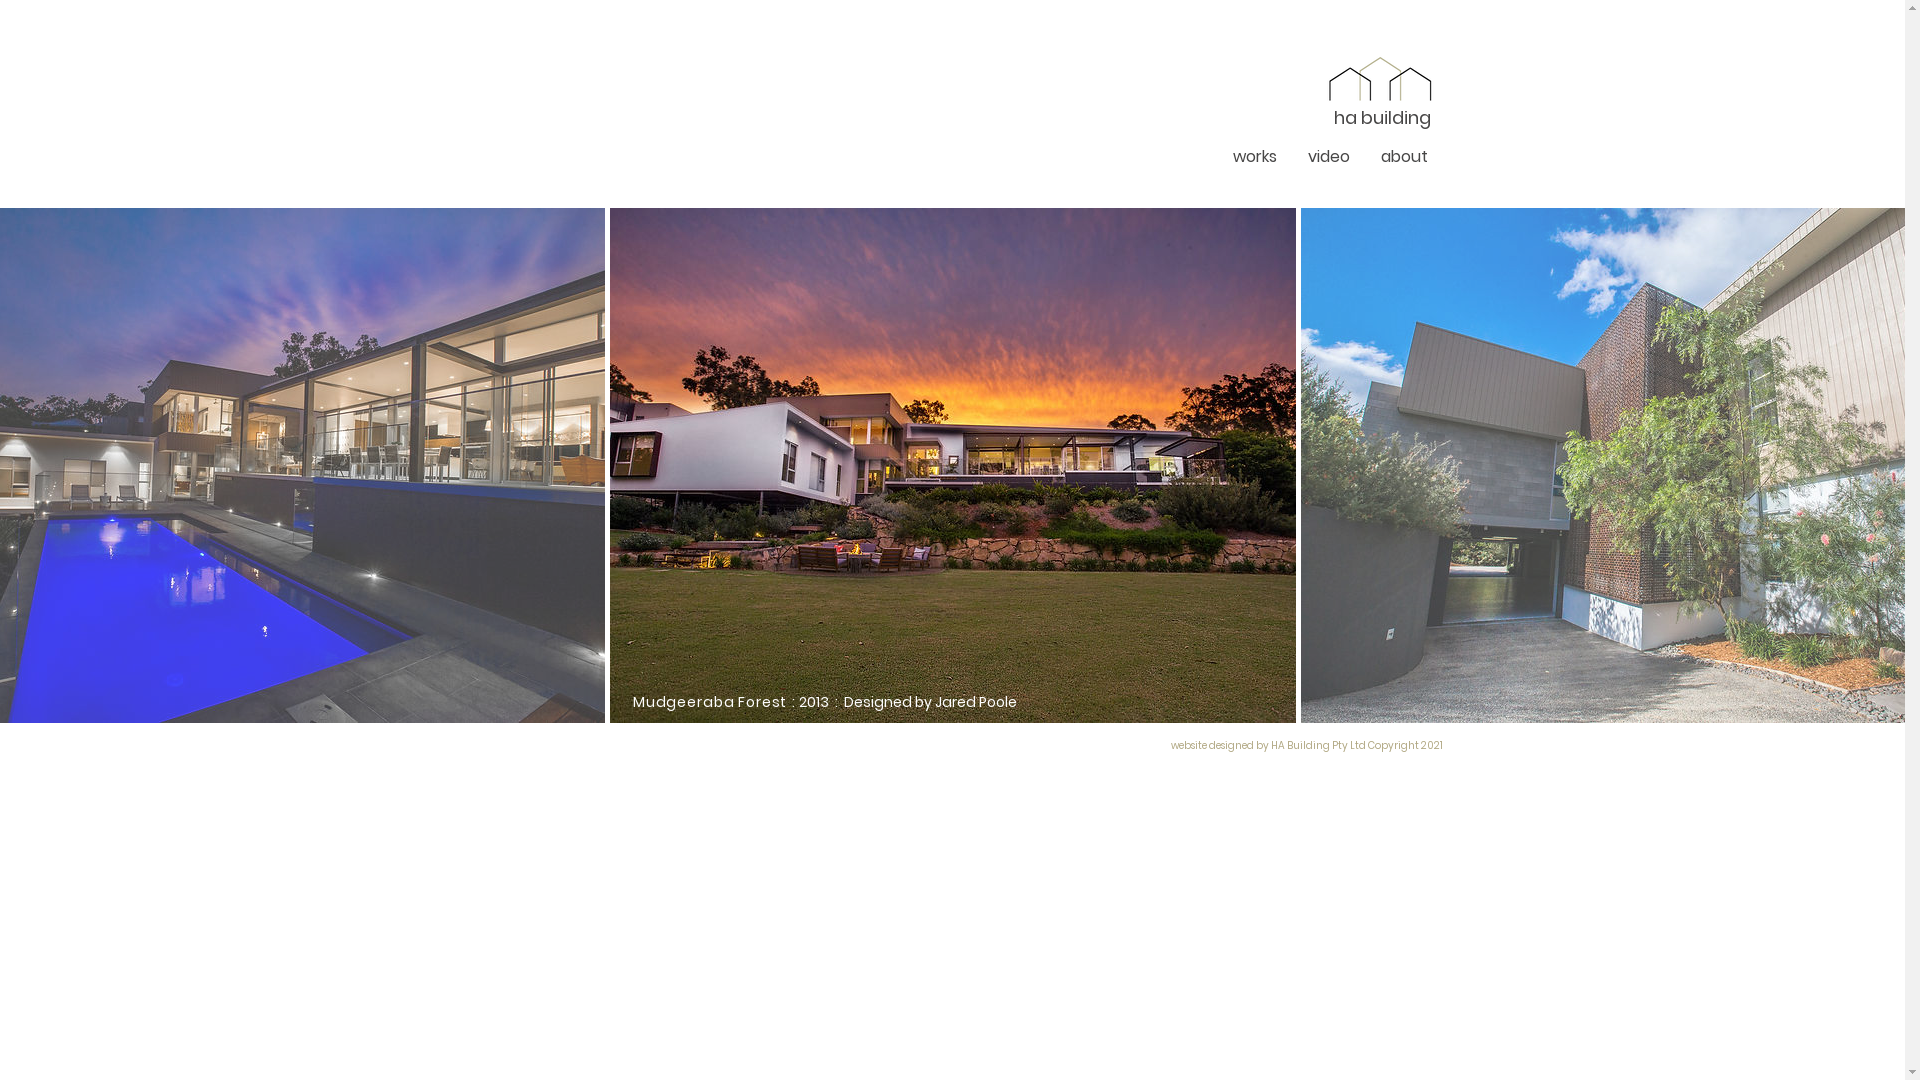 The width and height of the screenshot is (1920, 1080). Describe the element at coordinates (1253, 155) in the screenshot. I see `'works'` at that location.